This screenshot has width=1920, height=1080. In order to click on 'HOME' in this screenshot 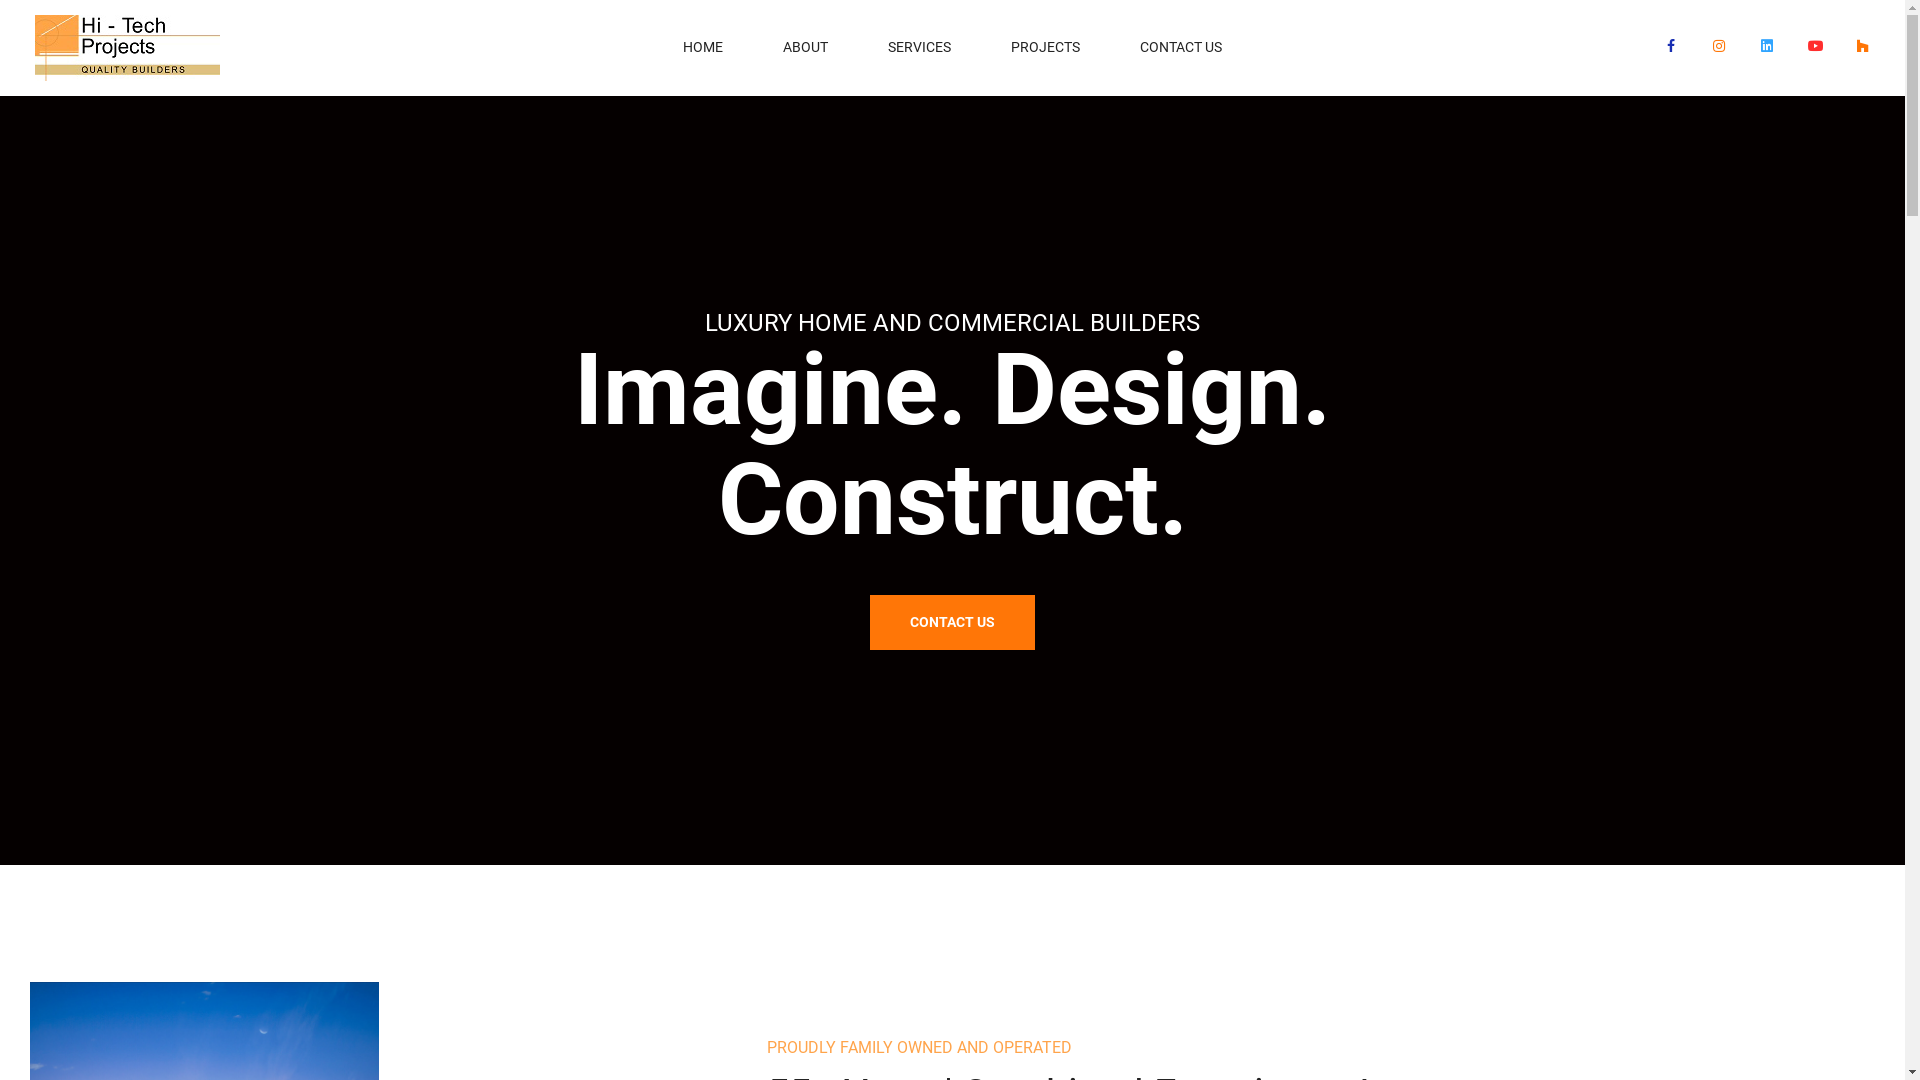, I will do `click(702, 46)`.